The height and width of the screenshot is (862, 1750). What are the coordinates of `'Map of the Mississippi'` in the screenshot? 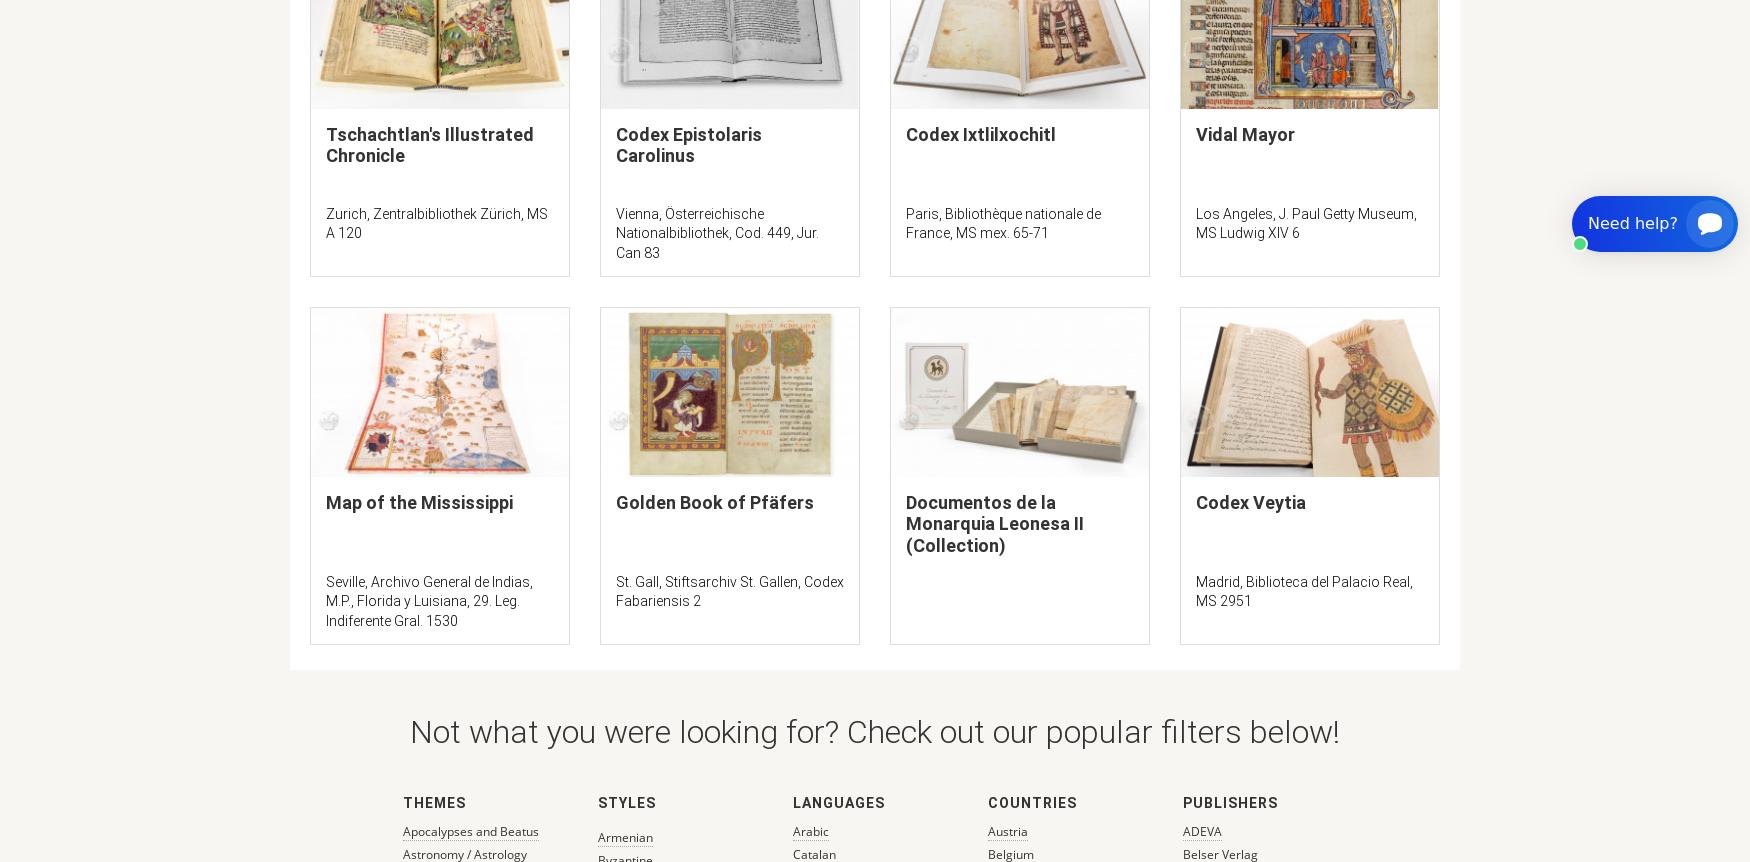 It's located at (326, 501).